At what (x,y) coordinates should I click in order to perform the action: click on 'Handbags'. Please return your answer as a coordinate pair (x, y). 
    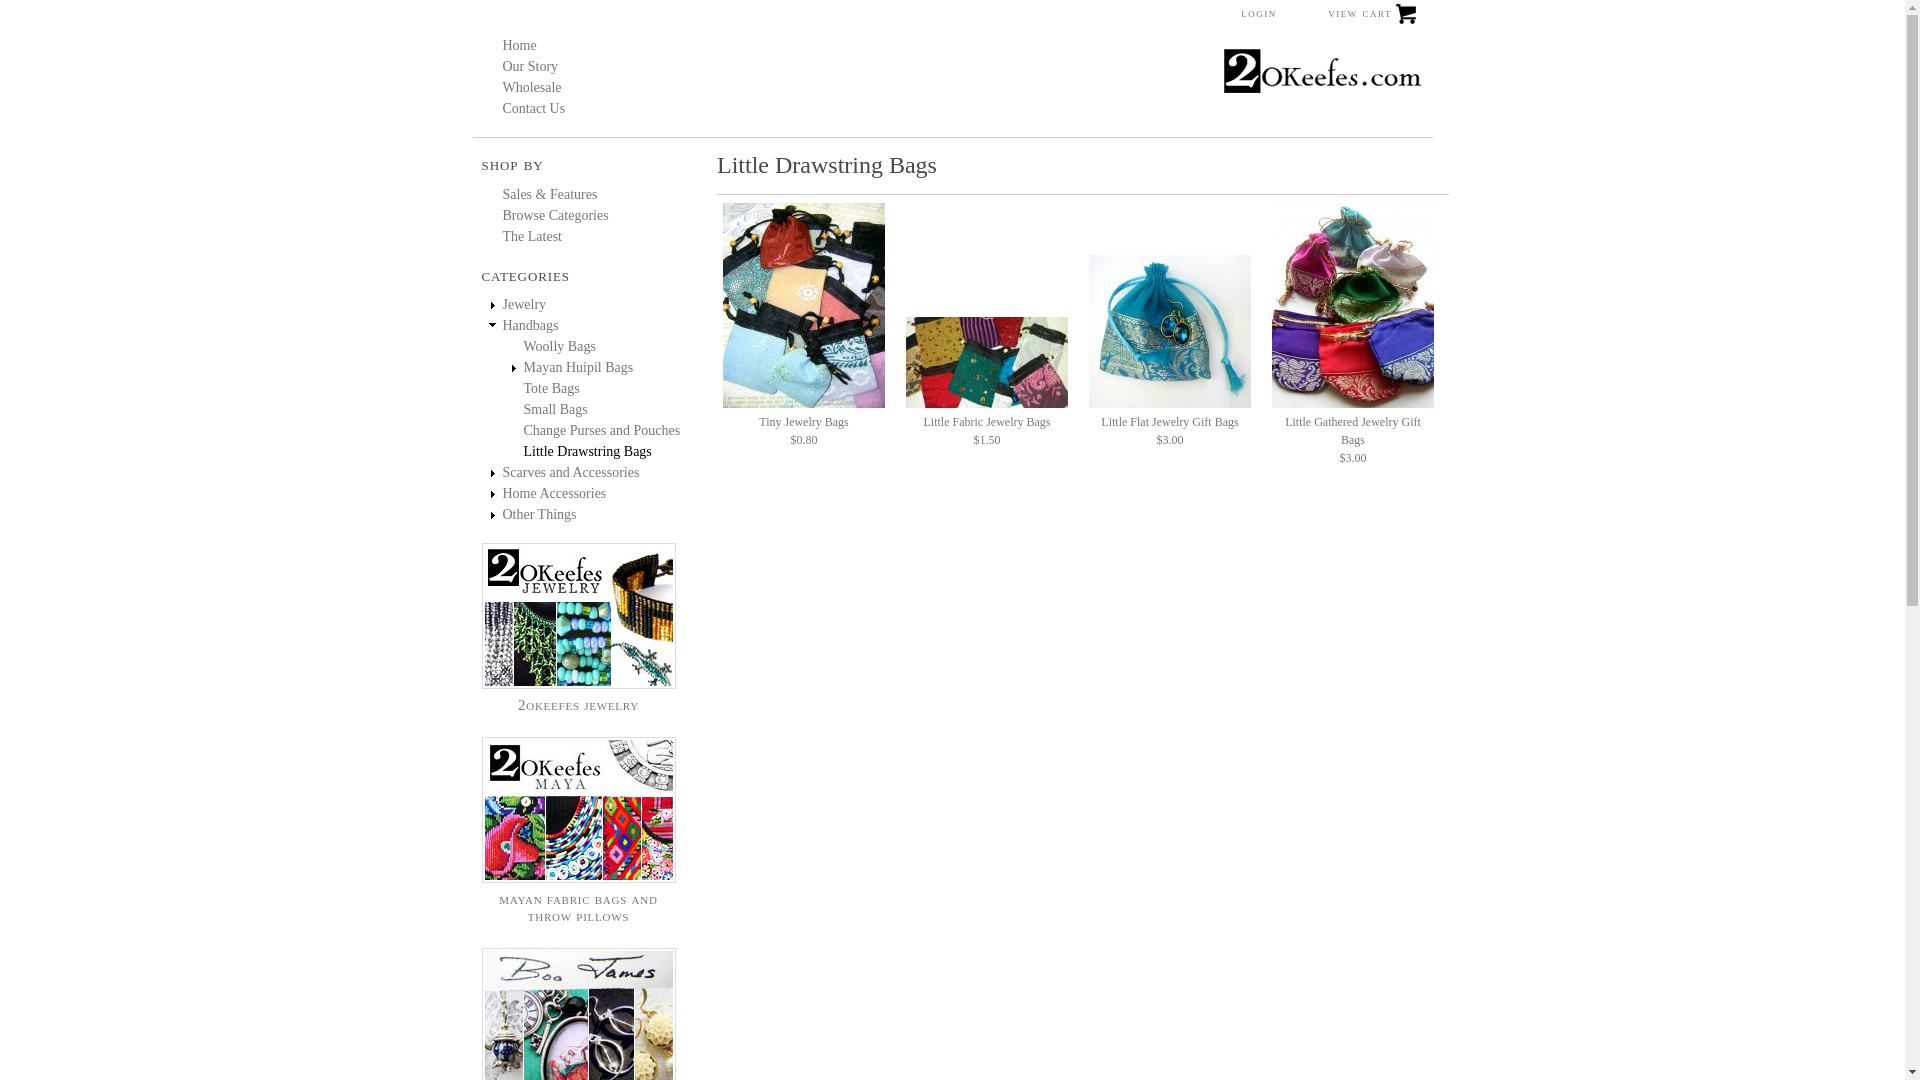
    Looking at the image, I should click on (529, 324).